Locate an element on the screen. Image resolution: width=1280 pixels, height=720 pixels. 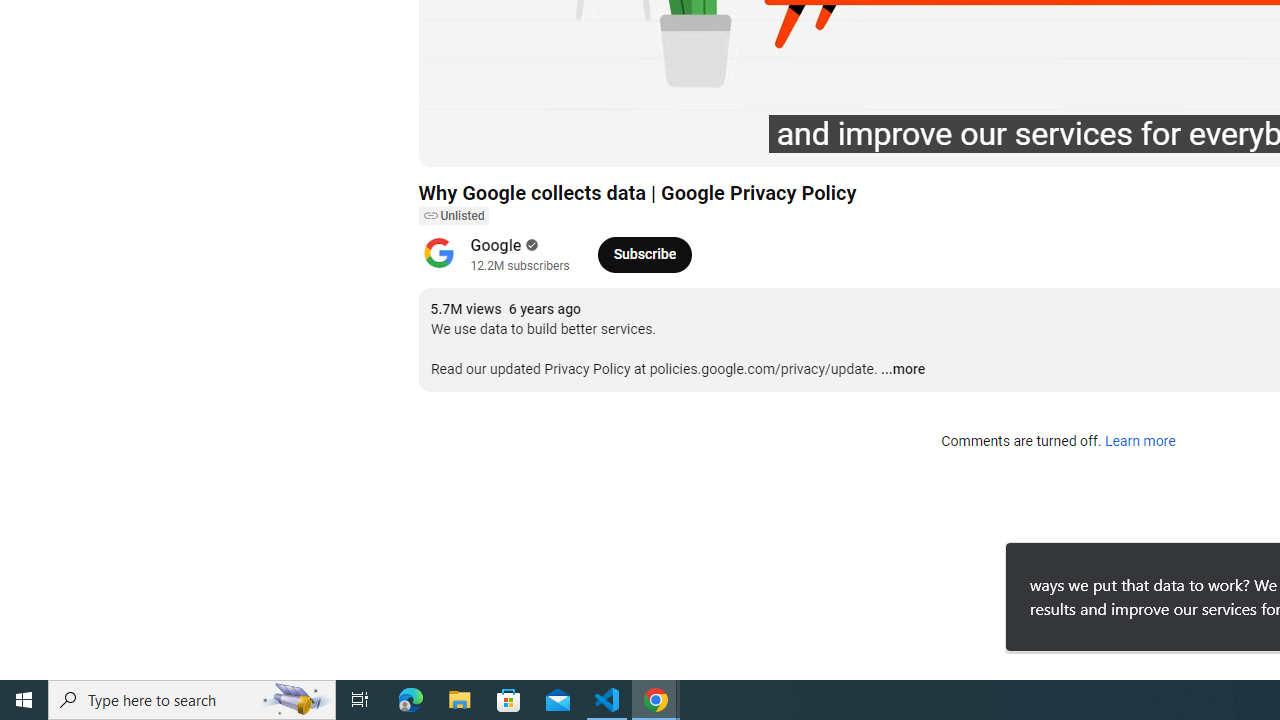
'Subscribe to Google.' is located at coordinates (644, 253).